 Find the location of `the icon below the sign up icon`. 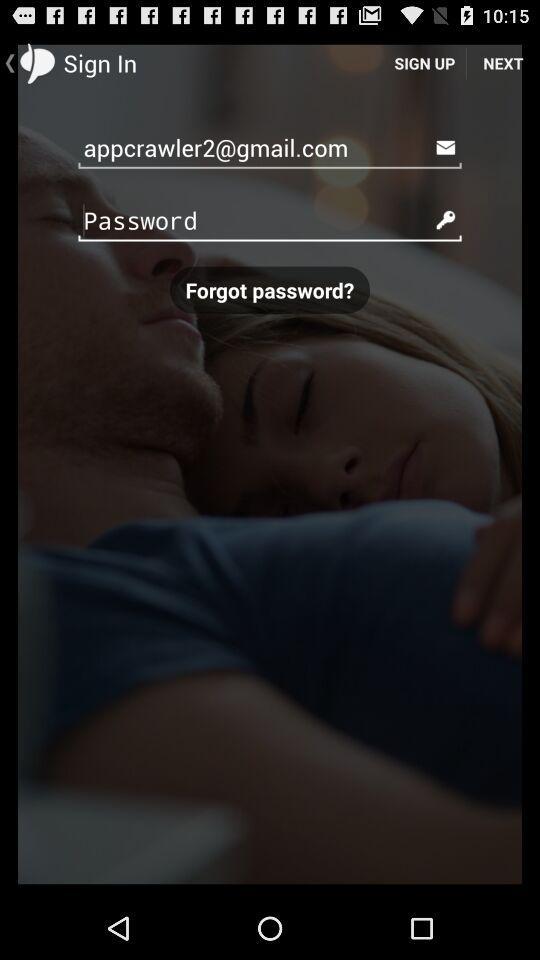

the icon below the sign up icon is located at coordinates (270, 146).